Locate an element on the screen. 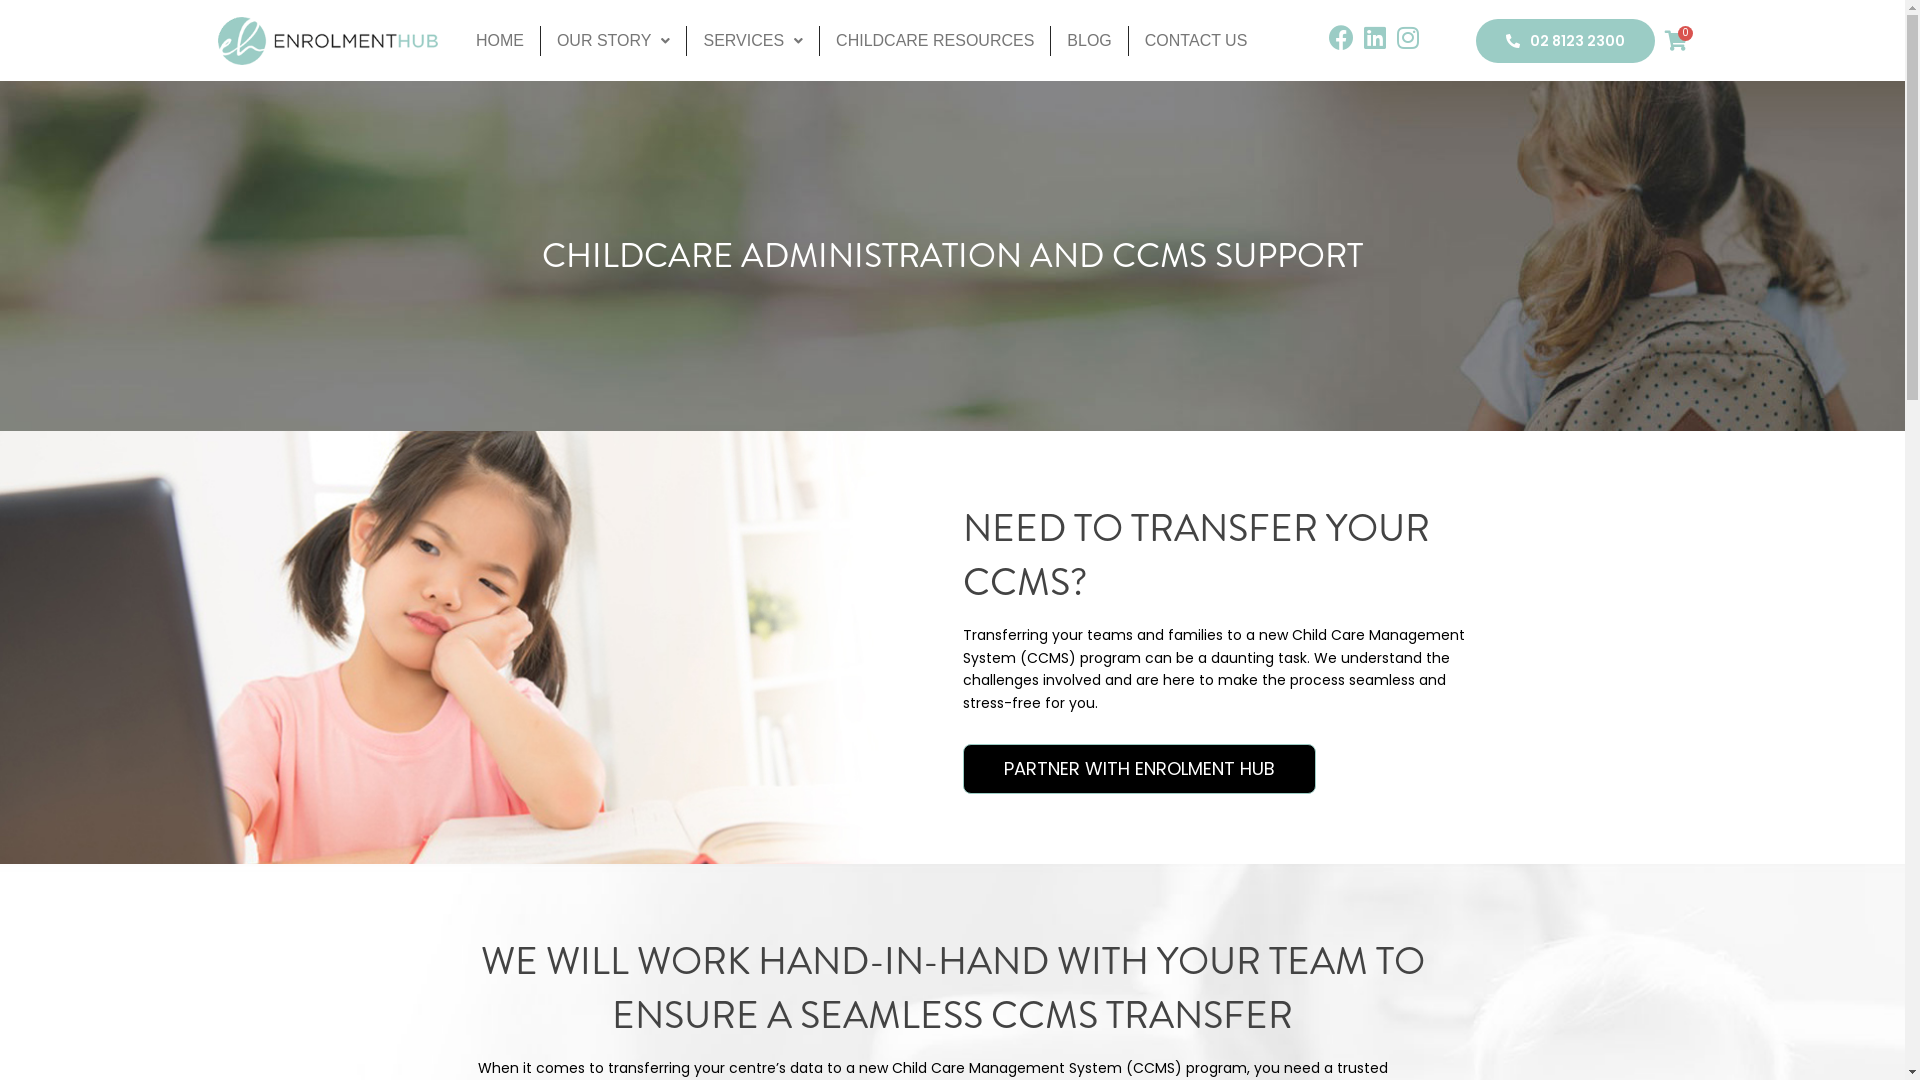  'CONTACT US' is located at coordinates (1196, 41).